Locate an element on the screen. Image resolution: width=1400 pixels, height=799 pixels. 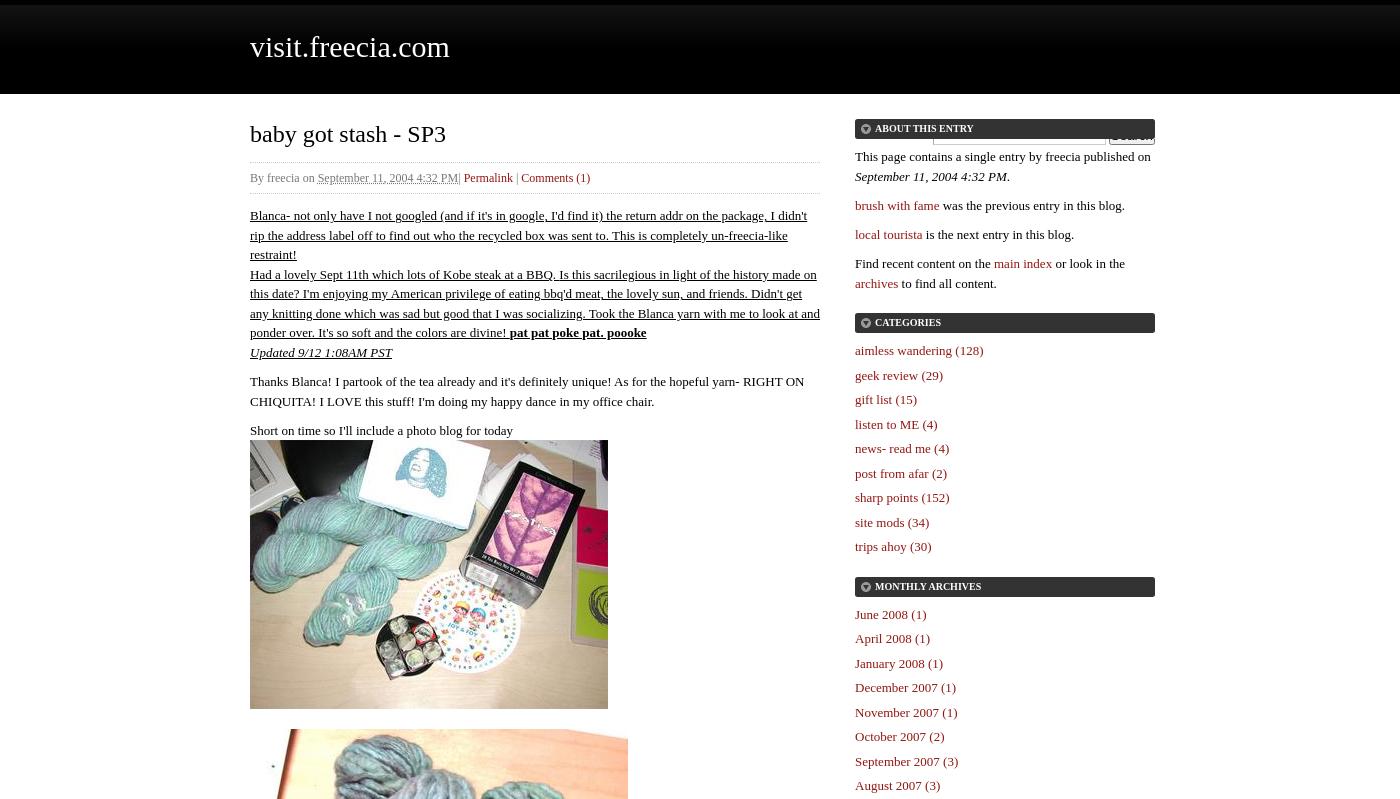
'gift list (15)' is located at coordinates (886, 399).